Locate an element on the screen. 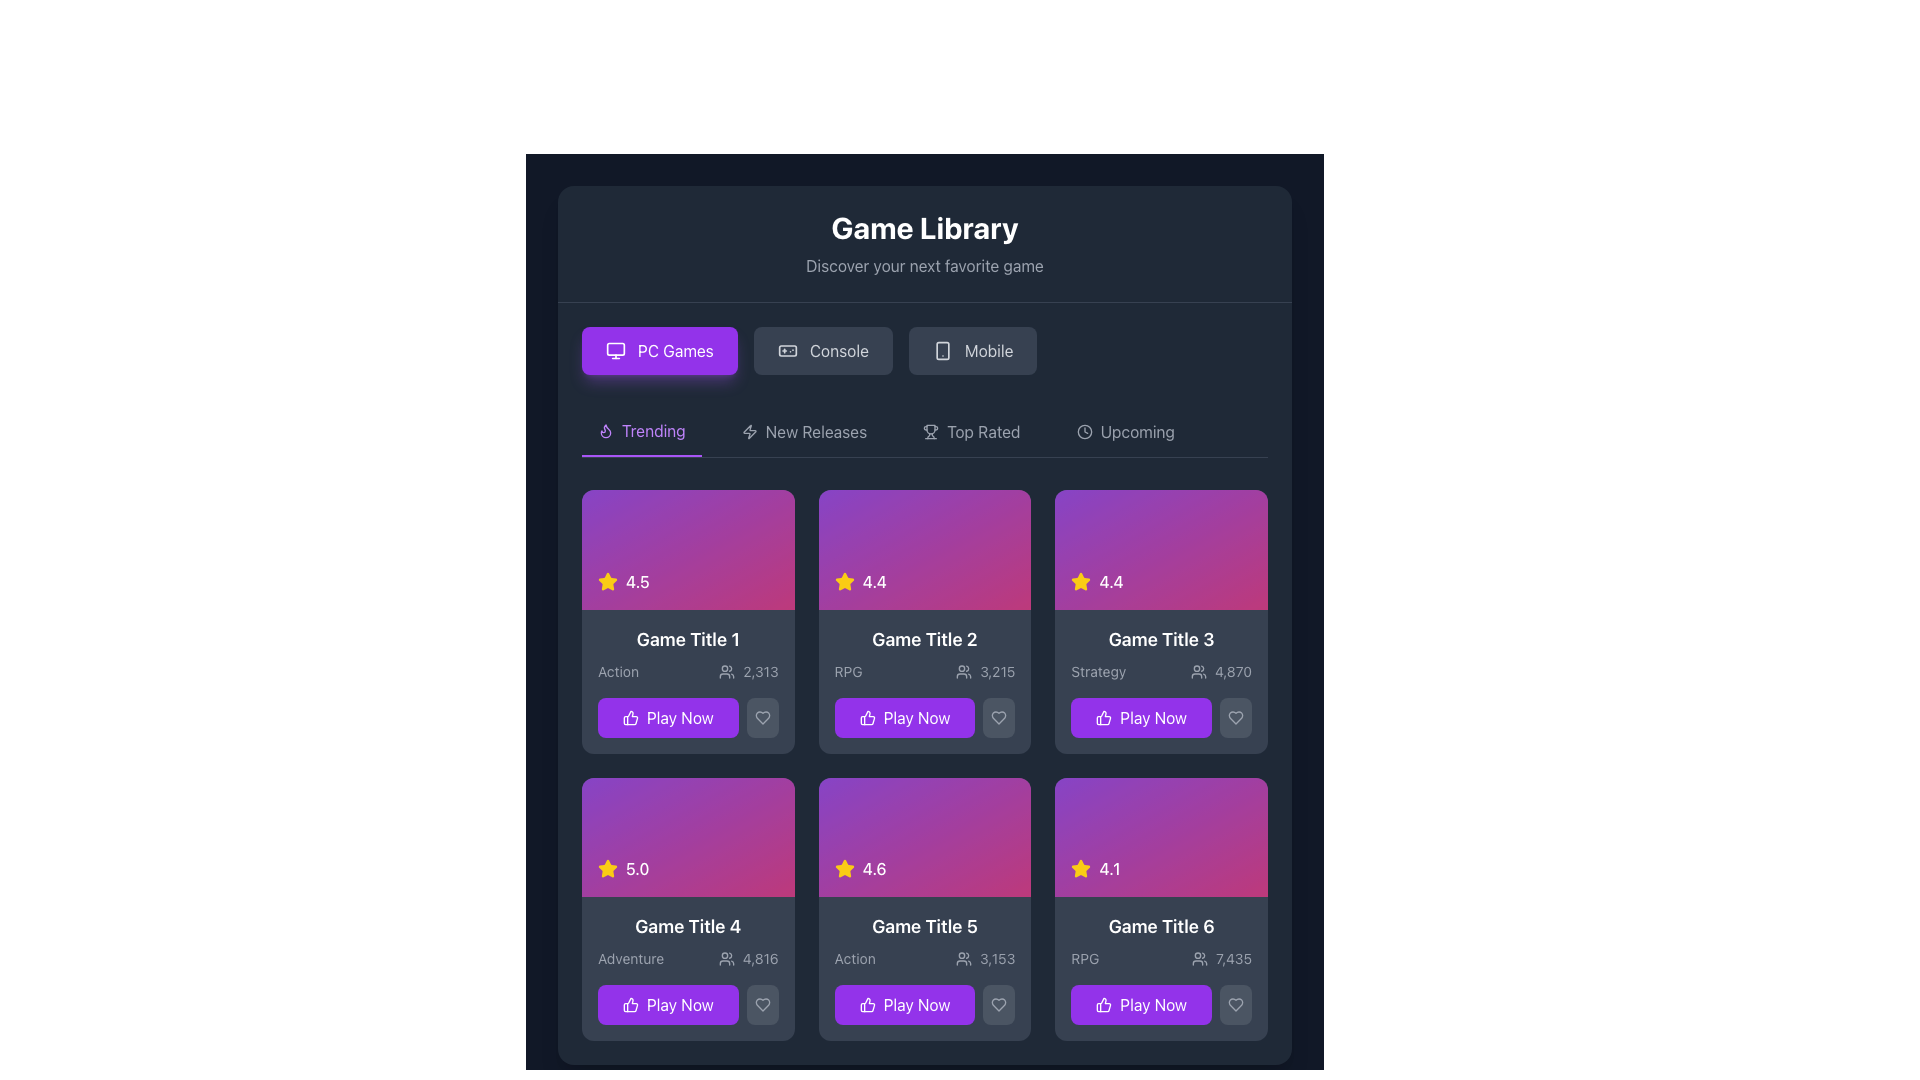 Image resolution: width=1920 pixels, height=1080 pixels. visual representation of the star-shaped icon filled with yellow color, located on the gradient purple card in the game library interface, positioned in the second card of the first row is located at coordinates (607, 581).